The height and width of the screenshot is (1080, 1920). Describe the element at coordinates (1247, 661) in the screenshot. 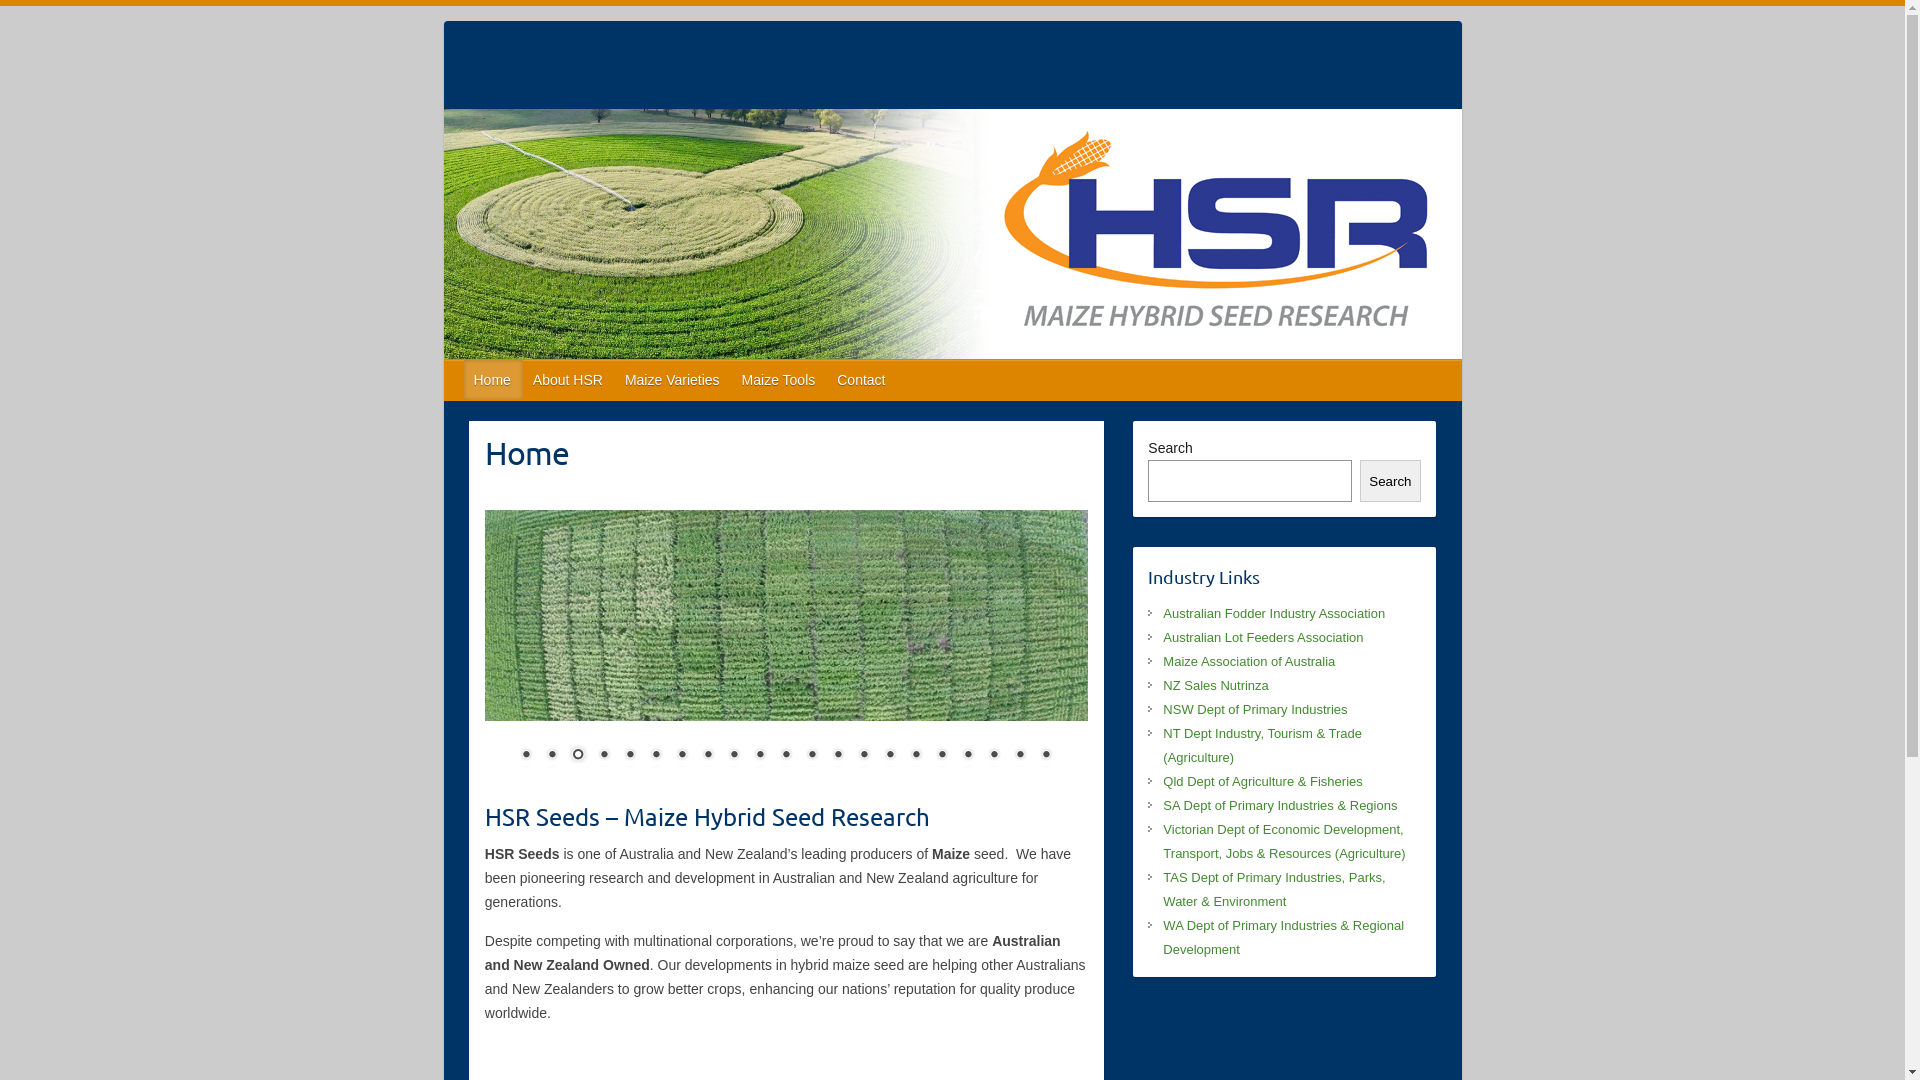

I see `'Maize Association of Australia'` at that location.